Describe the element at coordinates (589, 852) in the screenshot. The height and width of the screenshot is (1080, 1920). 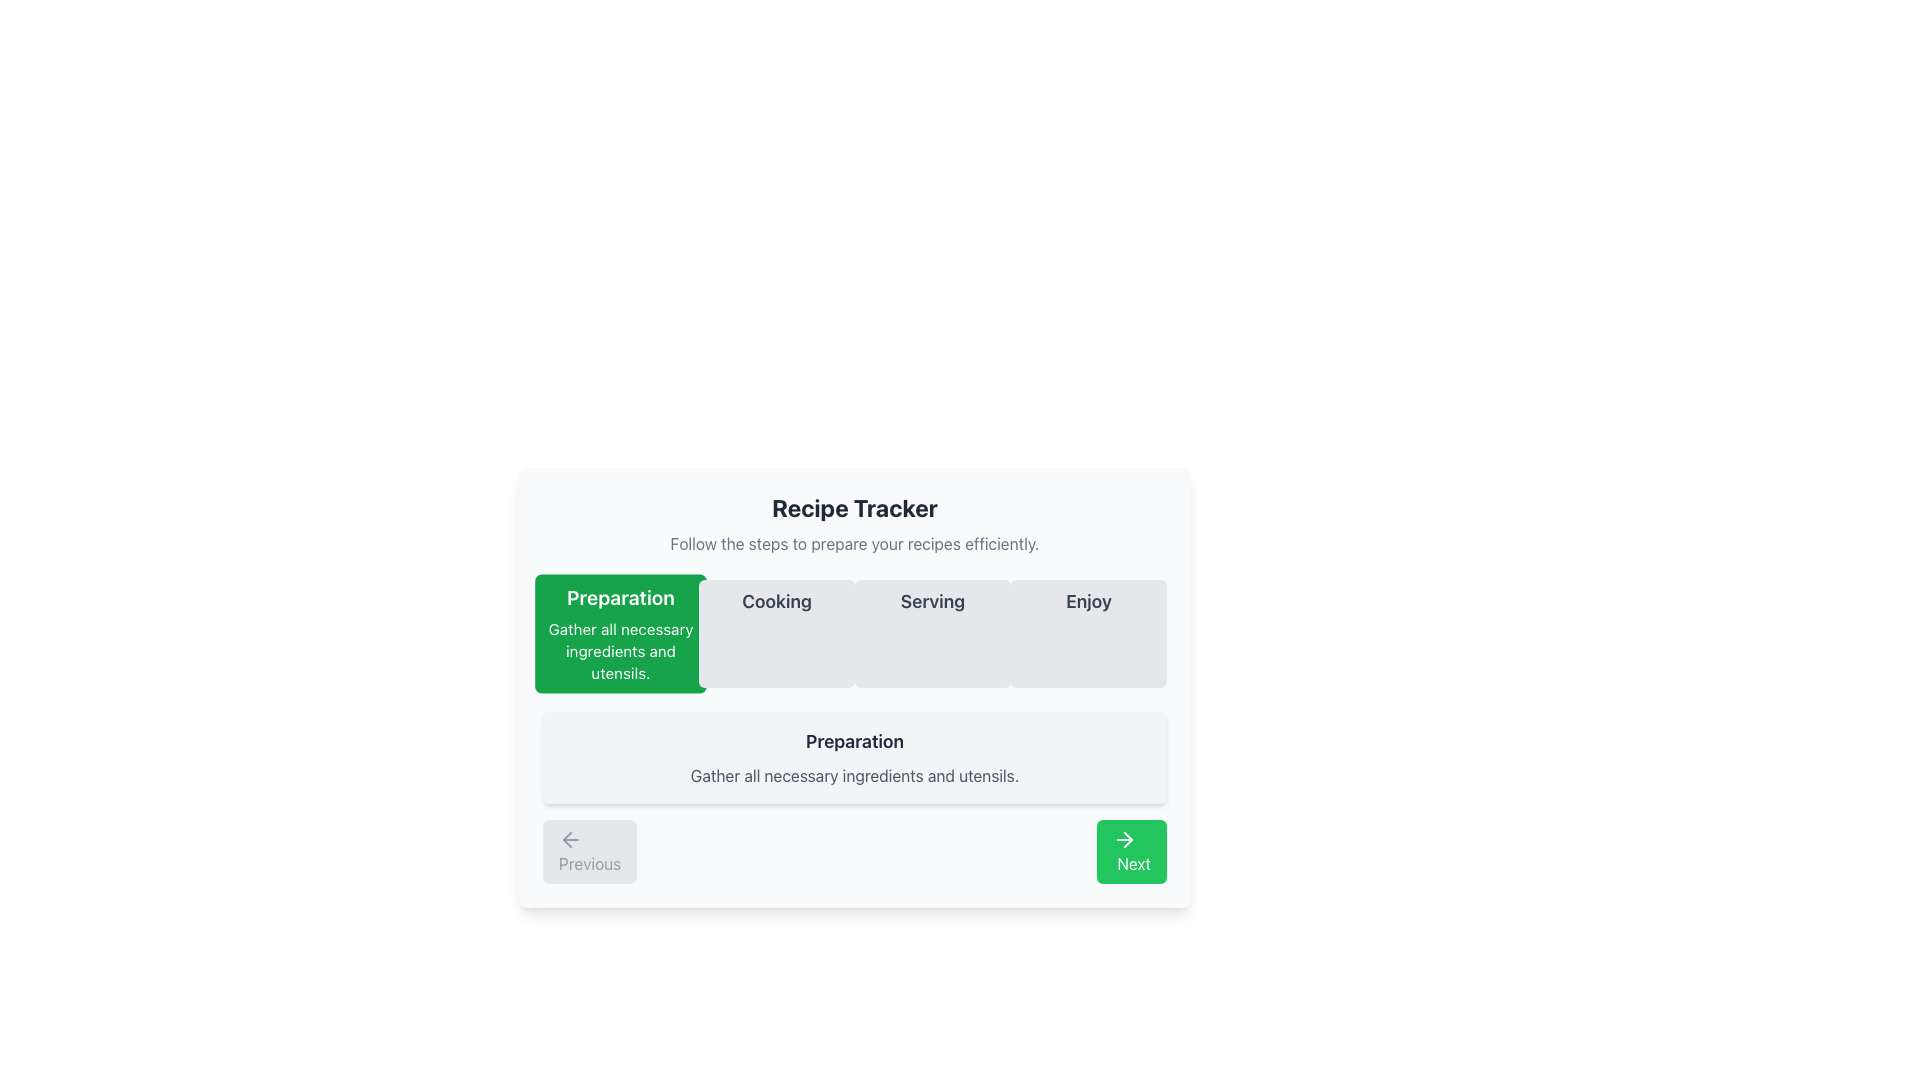
I see `the navigation button located at the bottom-left corner of the content area` at that location.